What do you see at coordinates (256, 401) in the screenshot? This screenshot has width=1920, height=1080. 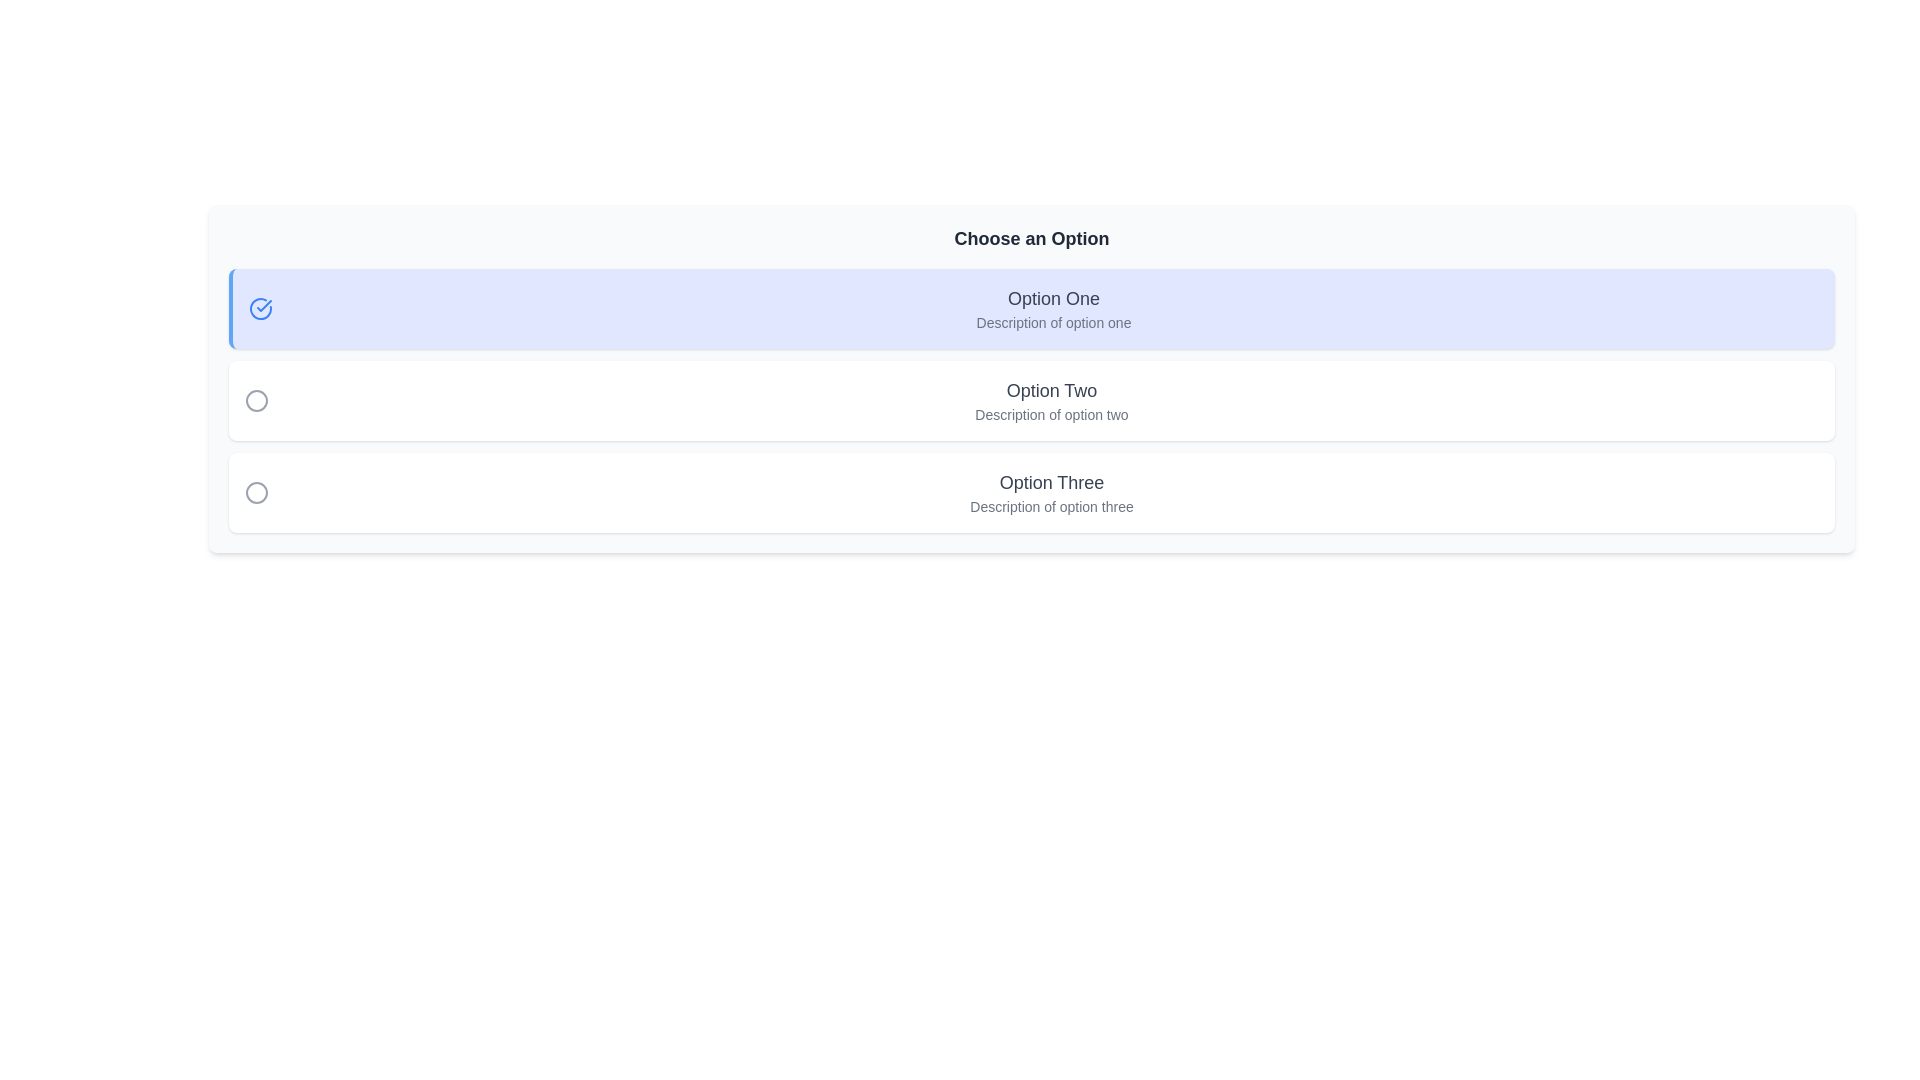 I see `the radio button indicator located within the second option of a vertically stacked list` at bounding box center [256, 401].